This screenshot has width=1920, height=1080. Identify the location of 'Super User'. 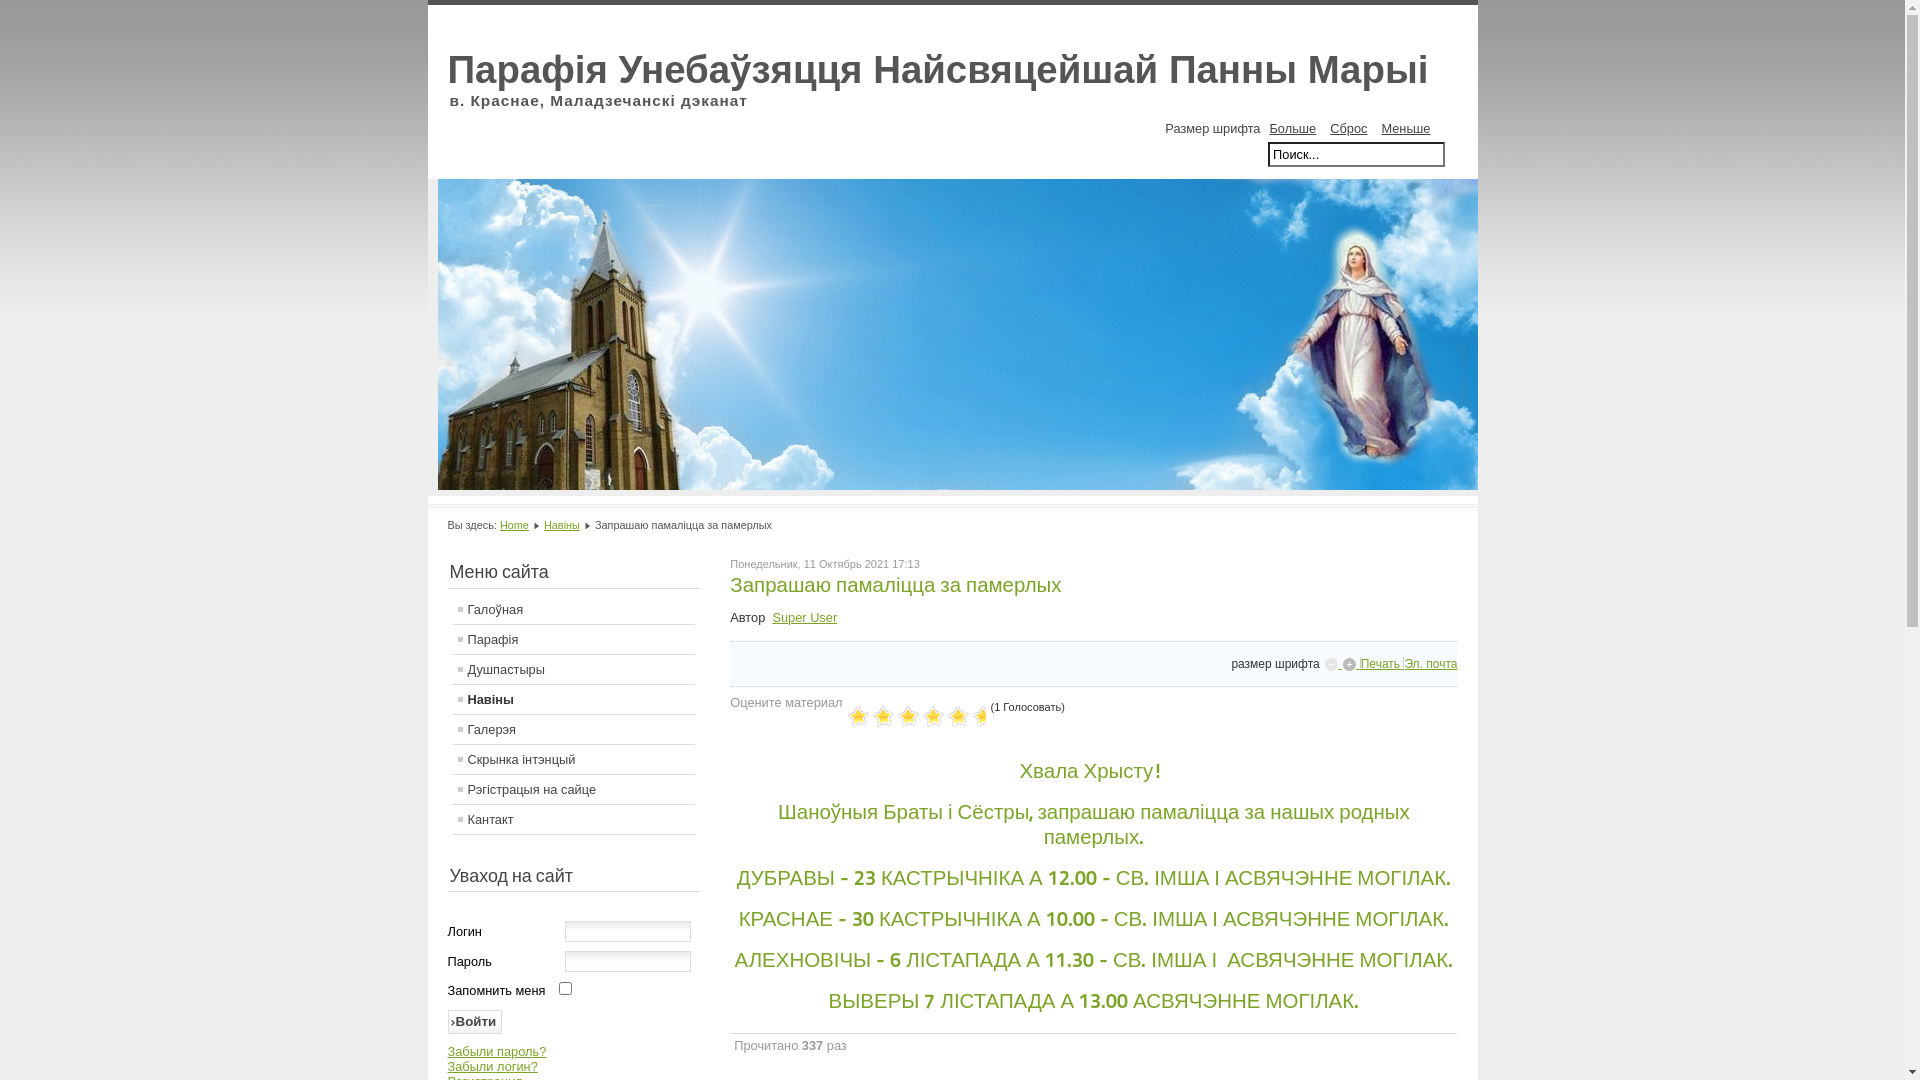
(804, 616).